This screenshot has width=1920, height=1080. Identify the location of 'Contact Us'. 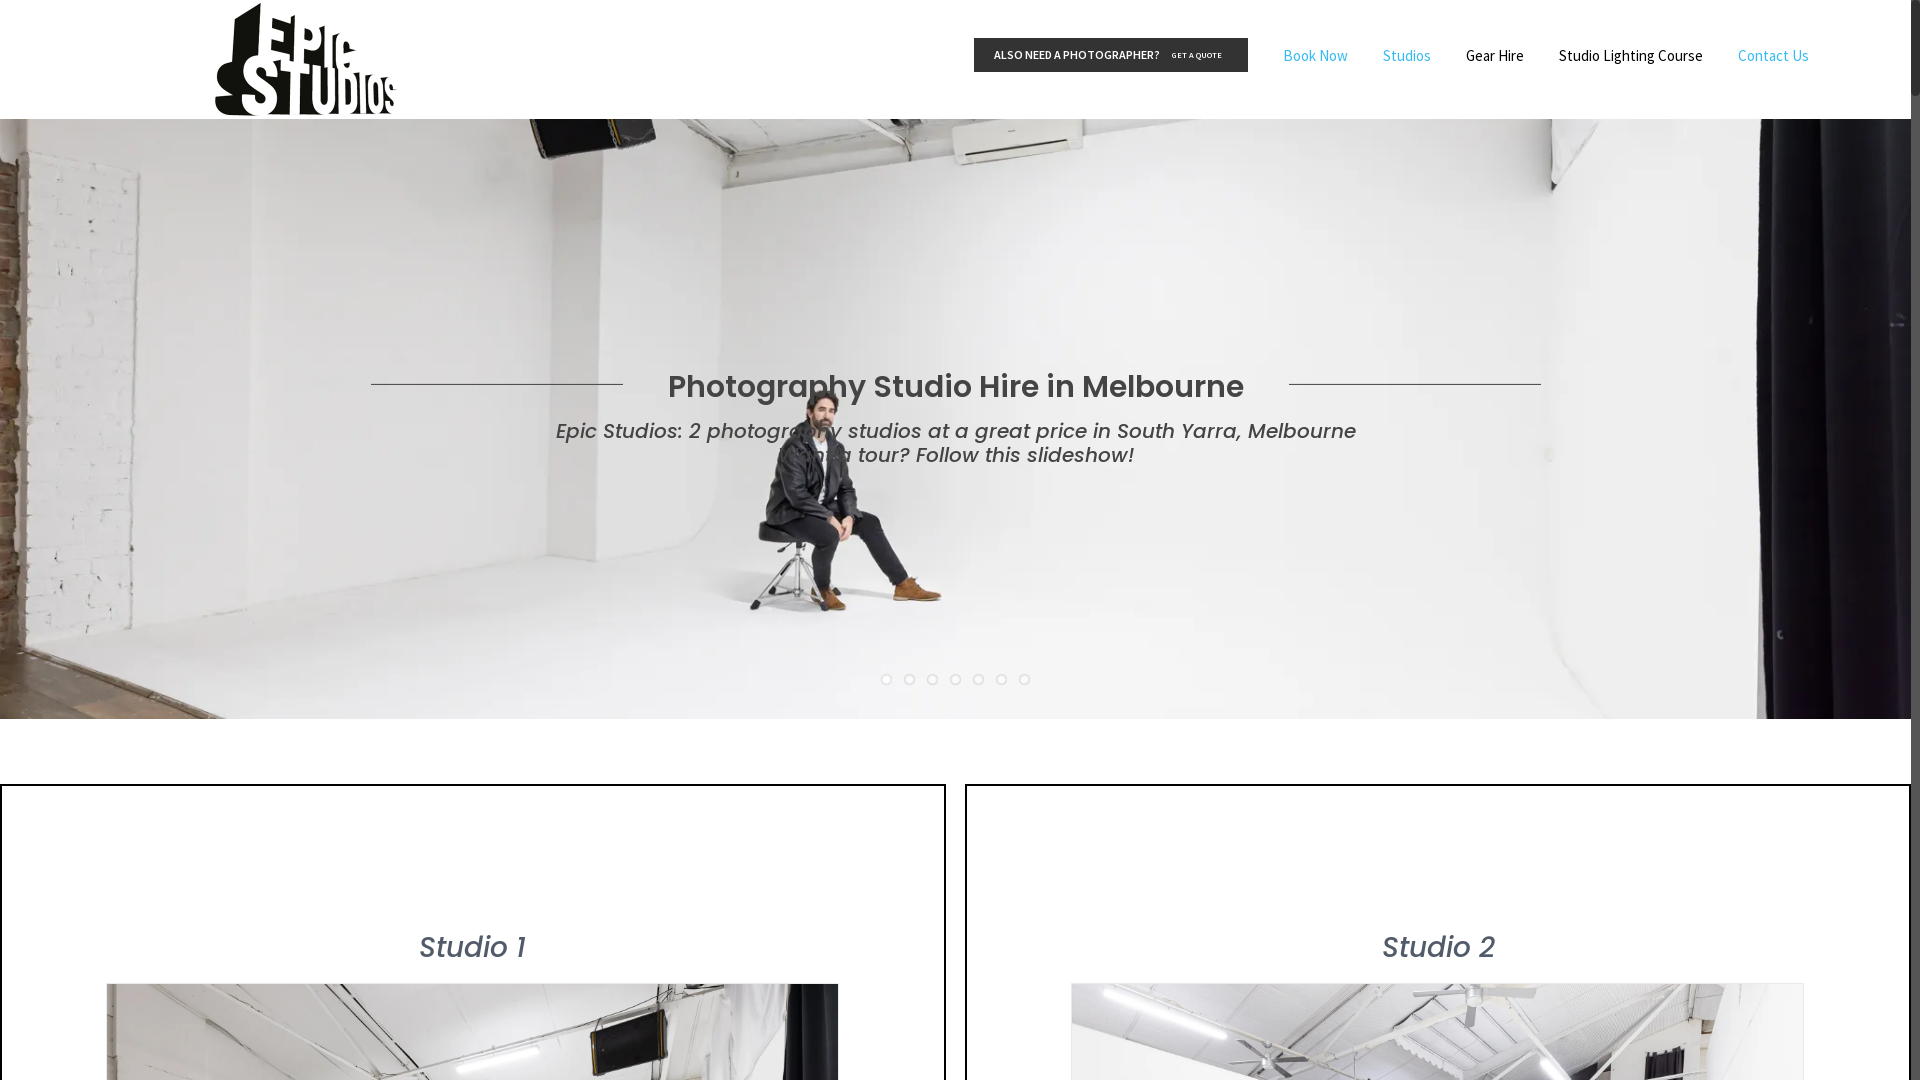
(1773, 53).